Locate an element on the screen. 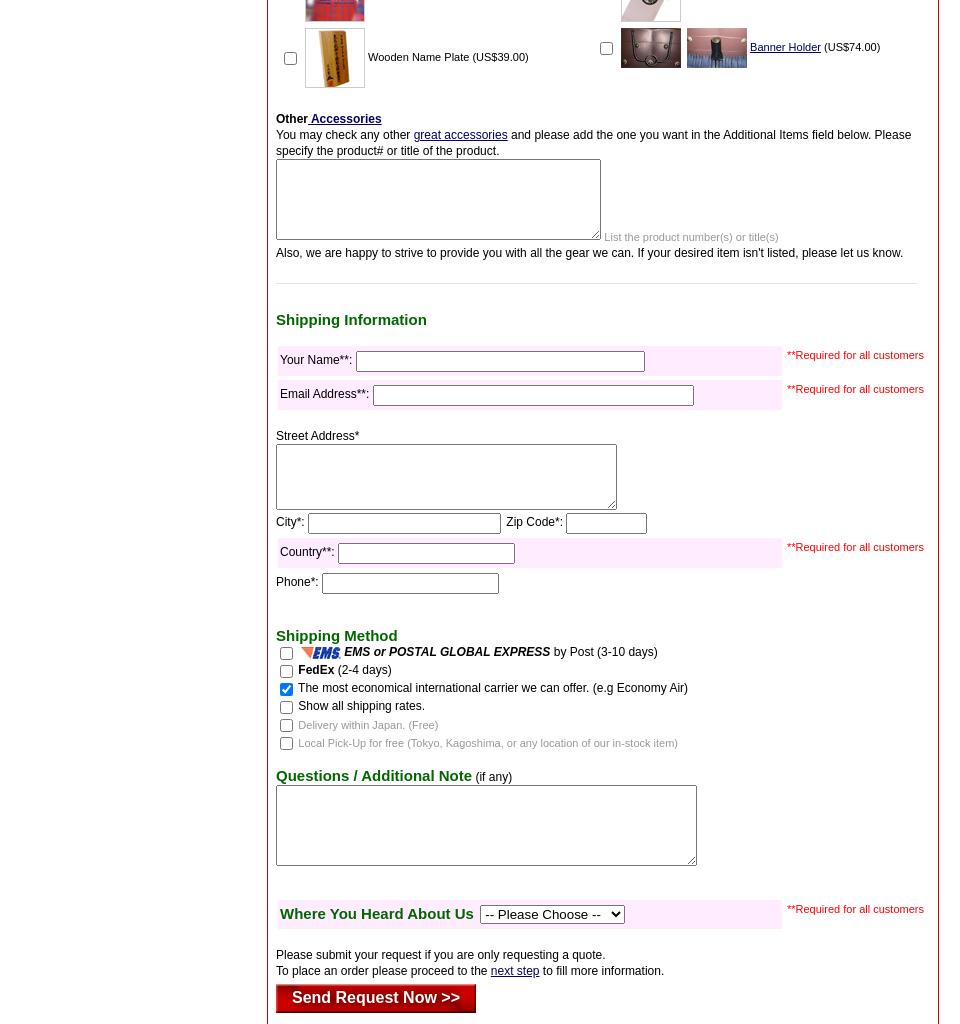 This screenshot has height=1024, width=960. 'Phone*:' is located at coordinates (298, 580).